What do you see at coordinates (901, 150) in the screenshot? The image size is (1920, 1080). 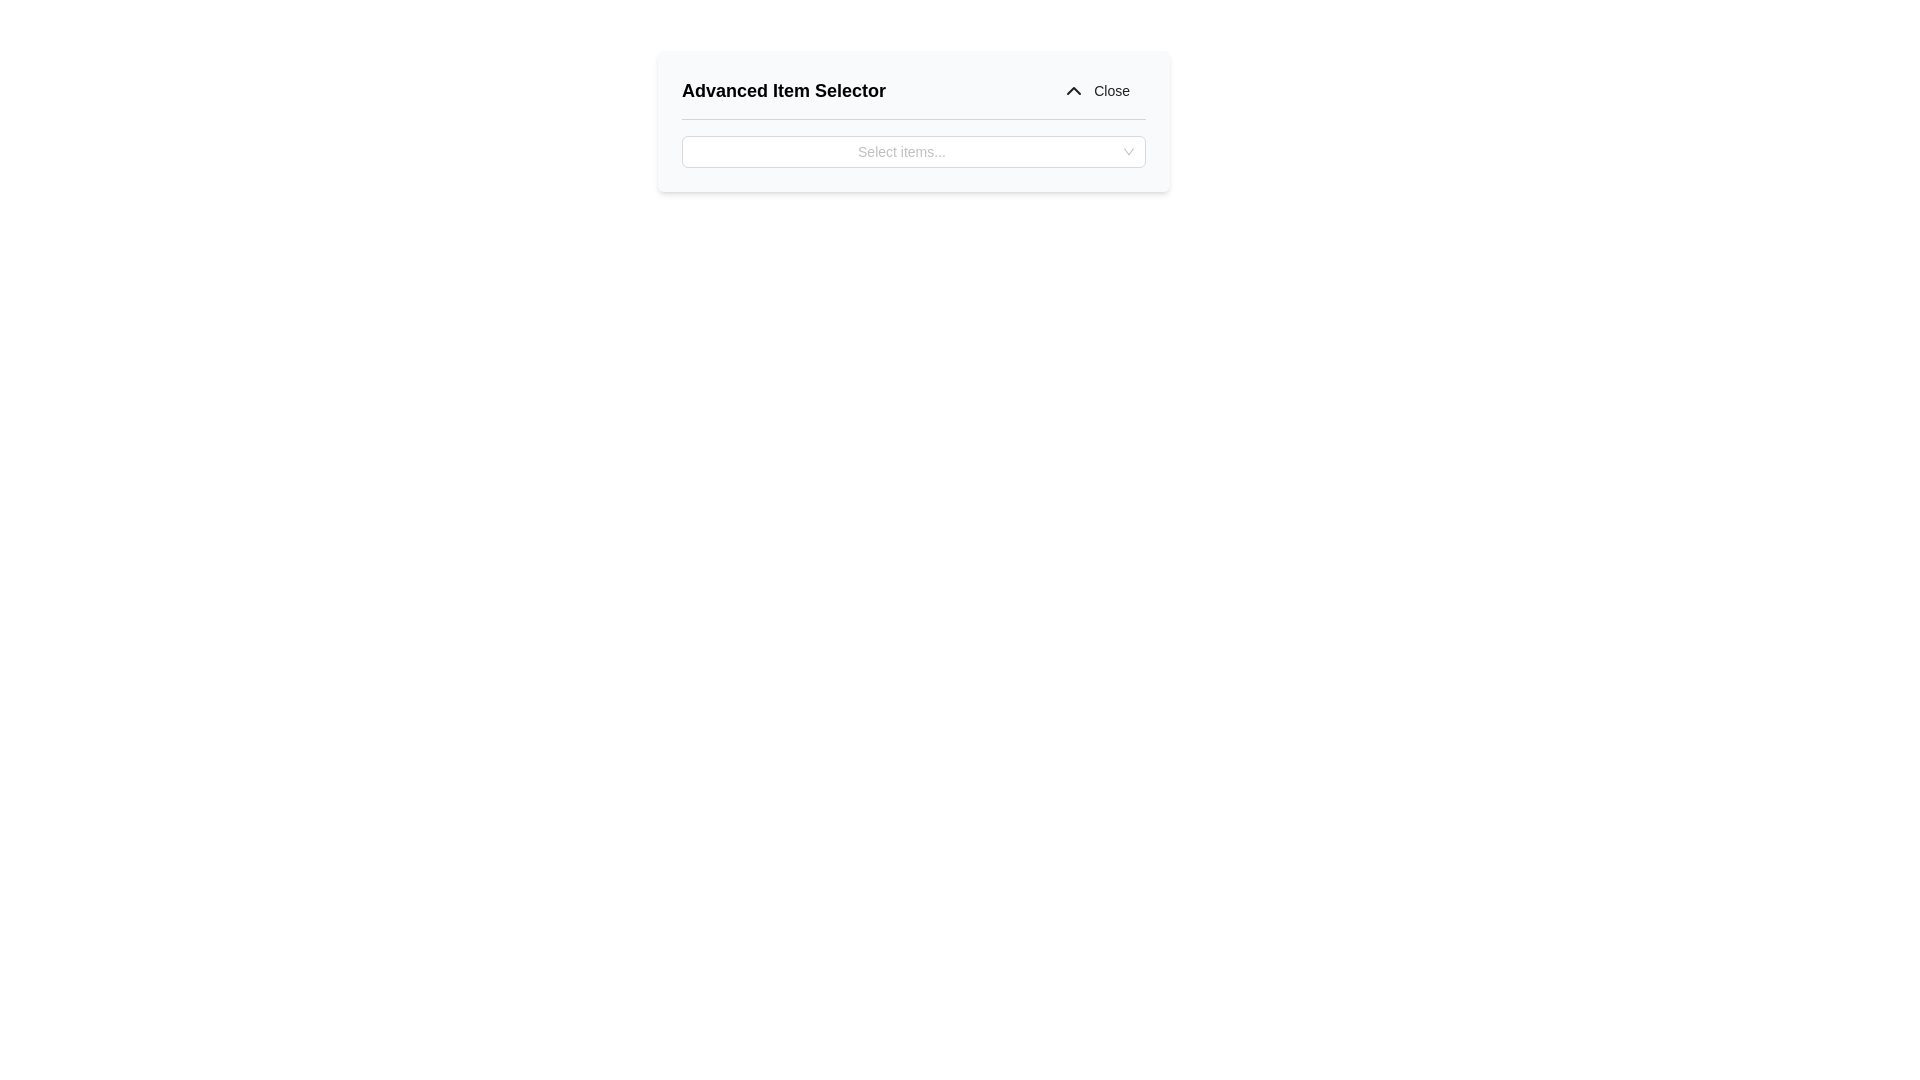 I see `the dropdown placeholder text reading 'Select items...' within the 'Advanced Item Selector' dropdown` at bounding box center [901, 150].